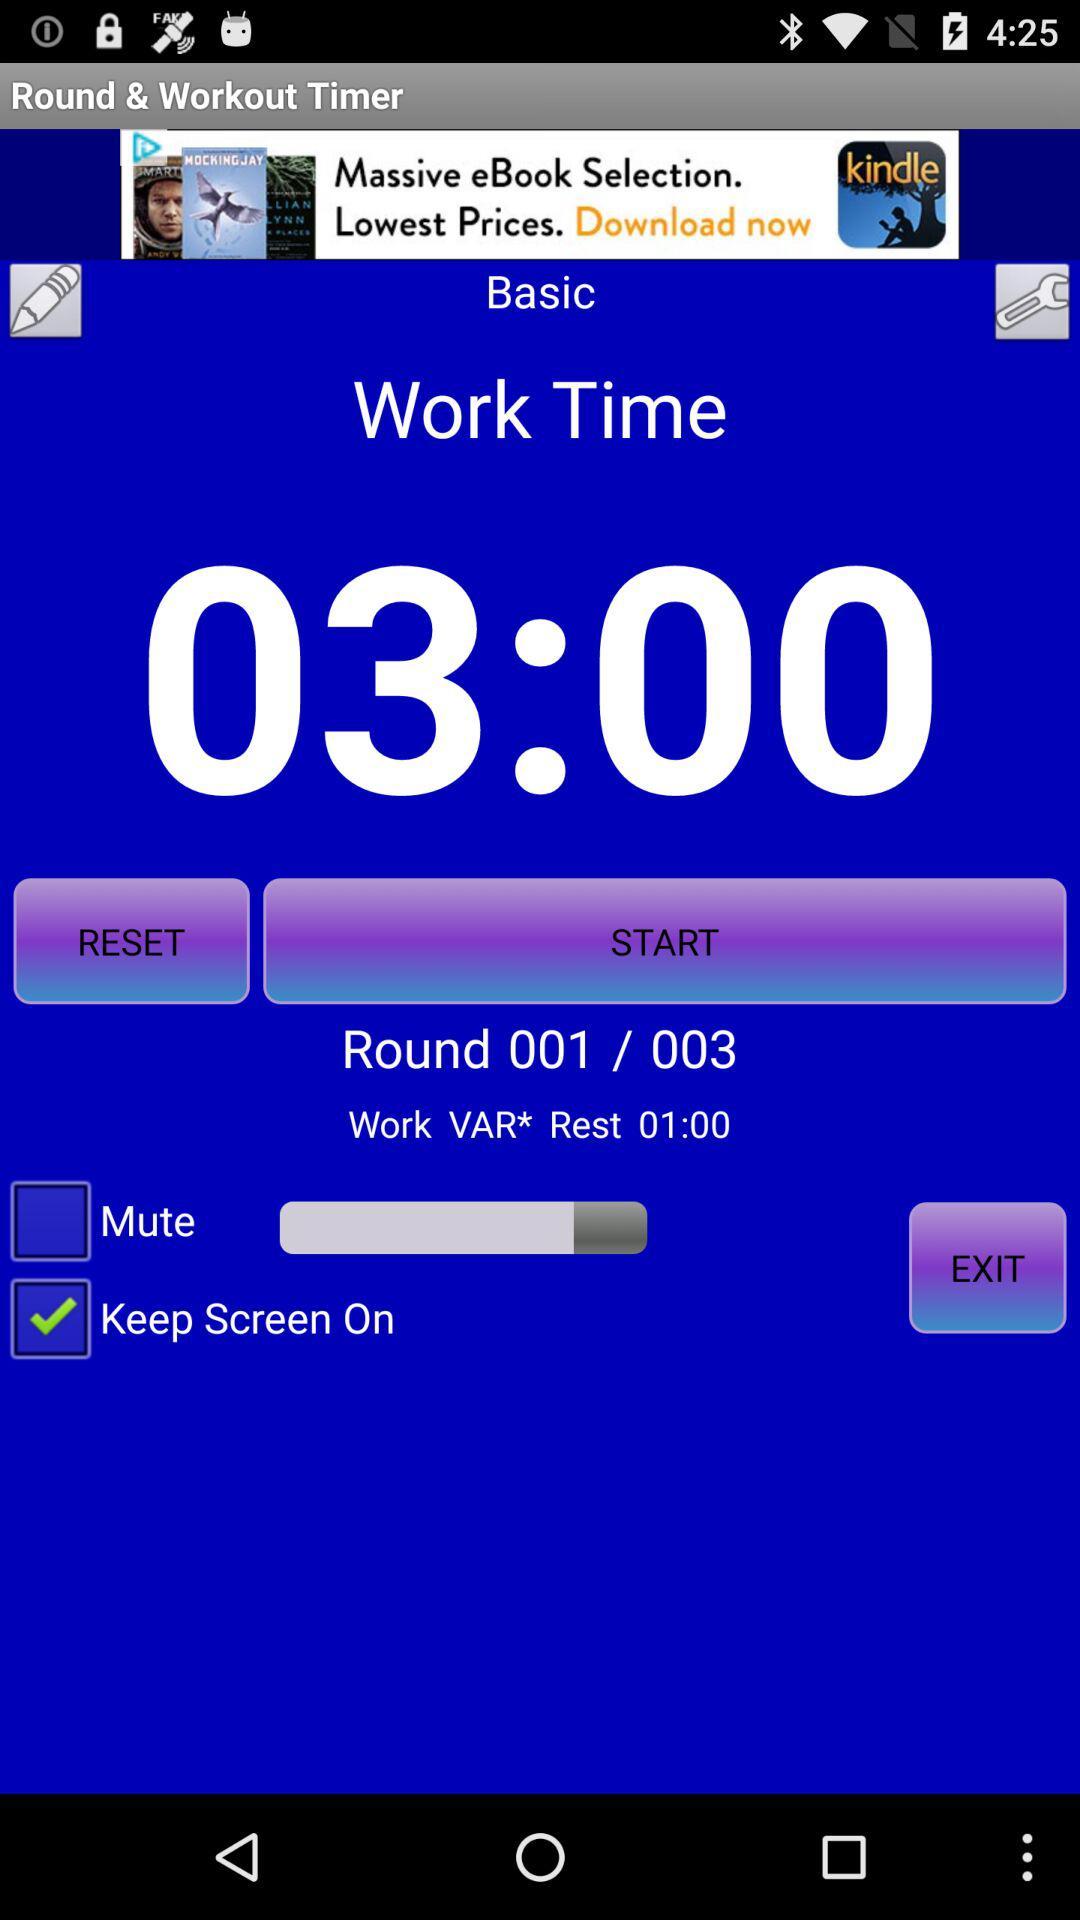 The width and height of the screenshot is (1080, 1920). Describe the element at coordinates (197, 1316) in the screenshot. I see `item at the bottom left corner` at that location.